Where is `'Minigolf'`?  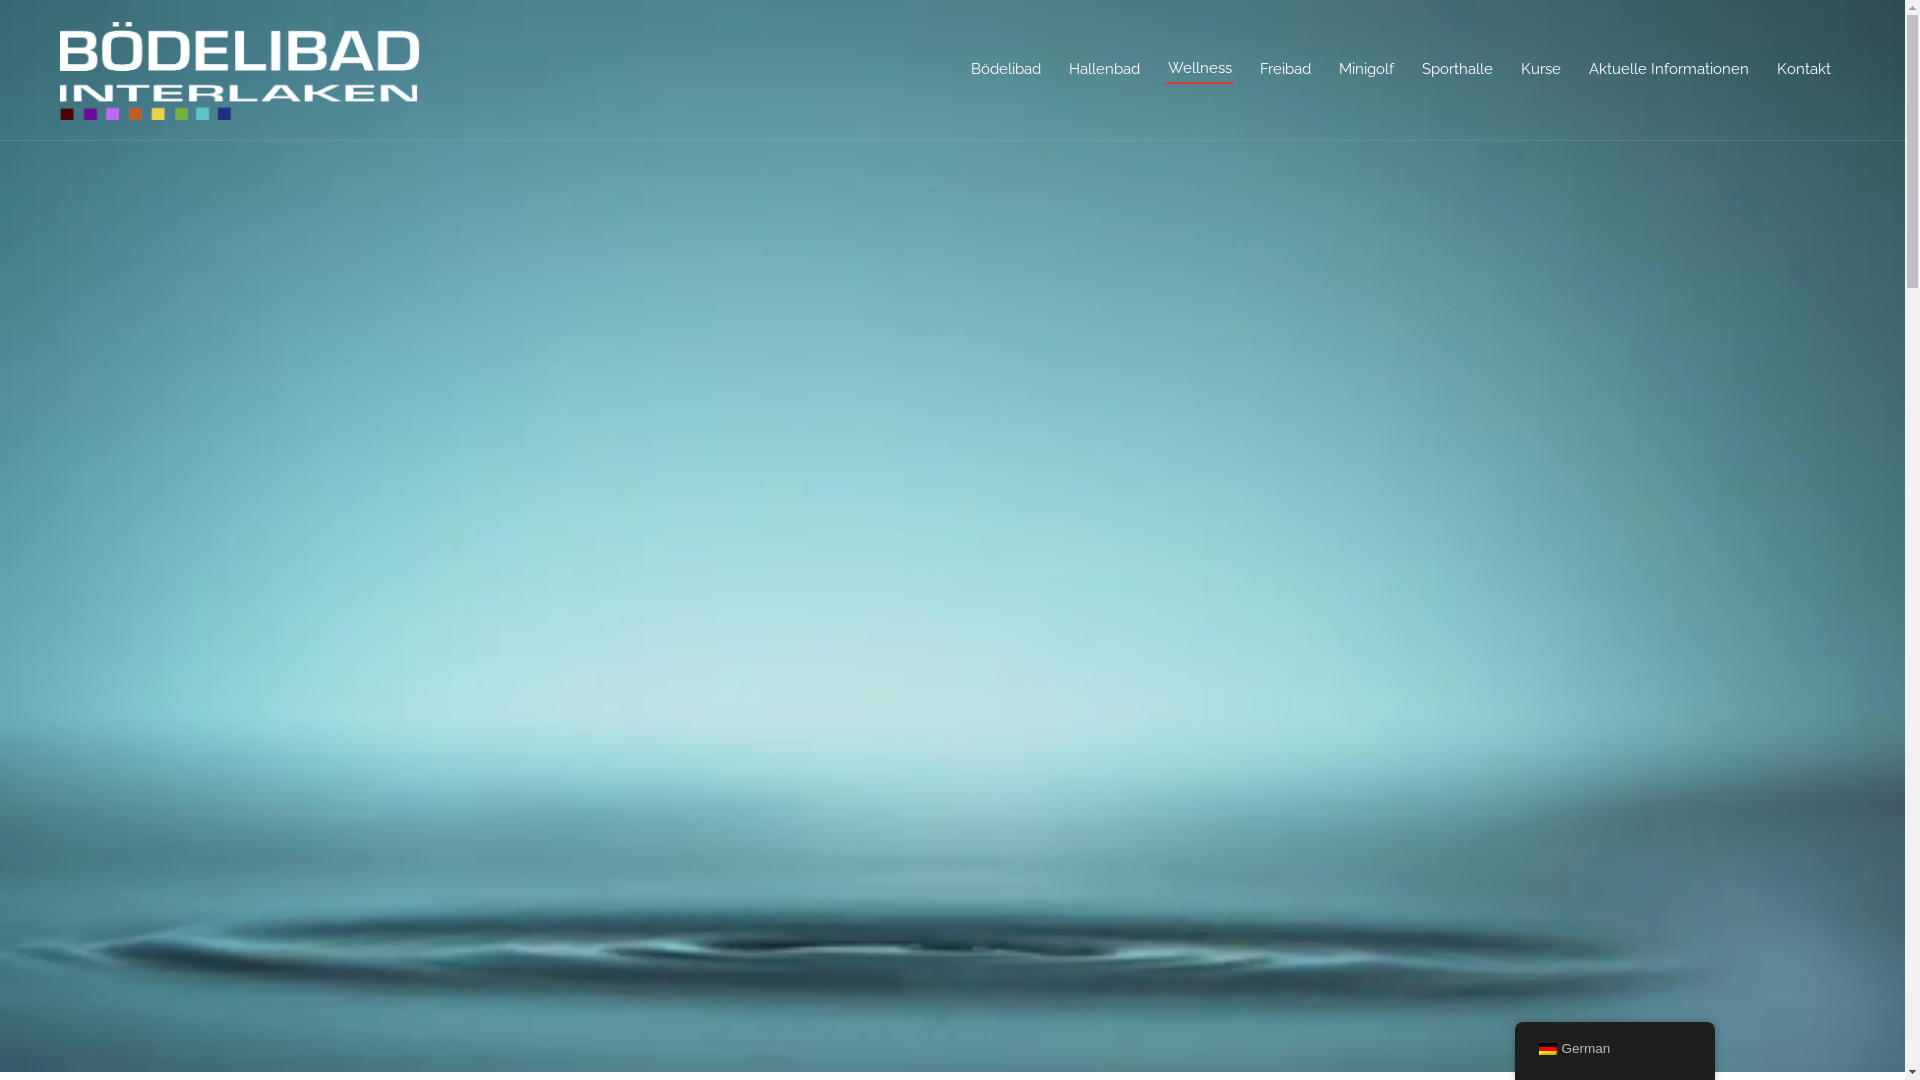
'Minigolf' is located at coordinates (1365, 68).